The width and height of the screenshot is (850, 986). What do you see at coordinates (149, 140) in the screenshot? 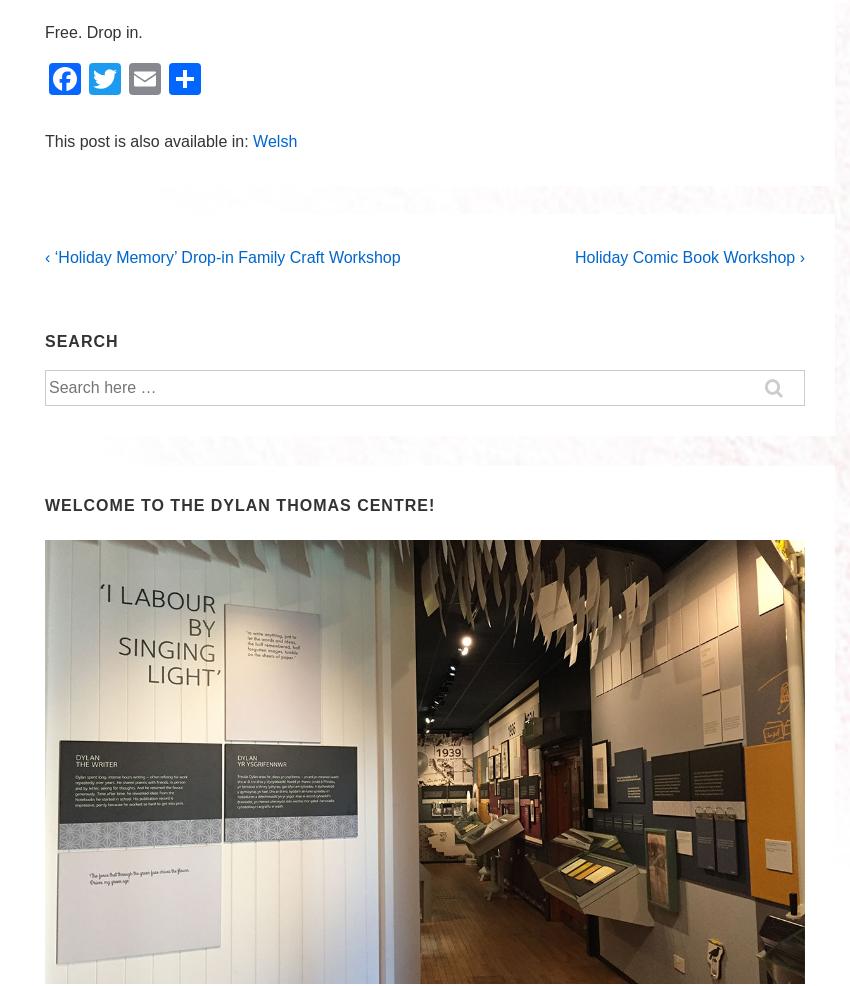
I see `'This post is also available in:'` at bounding box center [149, 140].